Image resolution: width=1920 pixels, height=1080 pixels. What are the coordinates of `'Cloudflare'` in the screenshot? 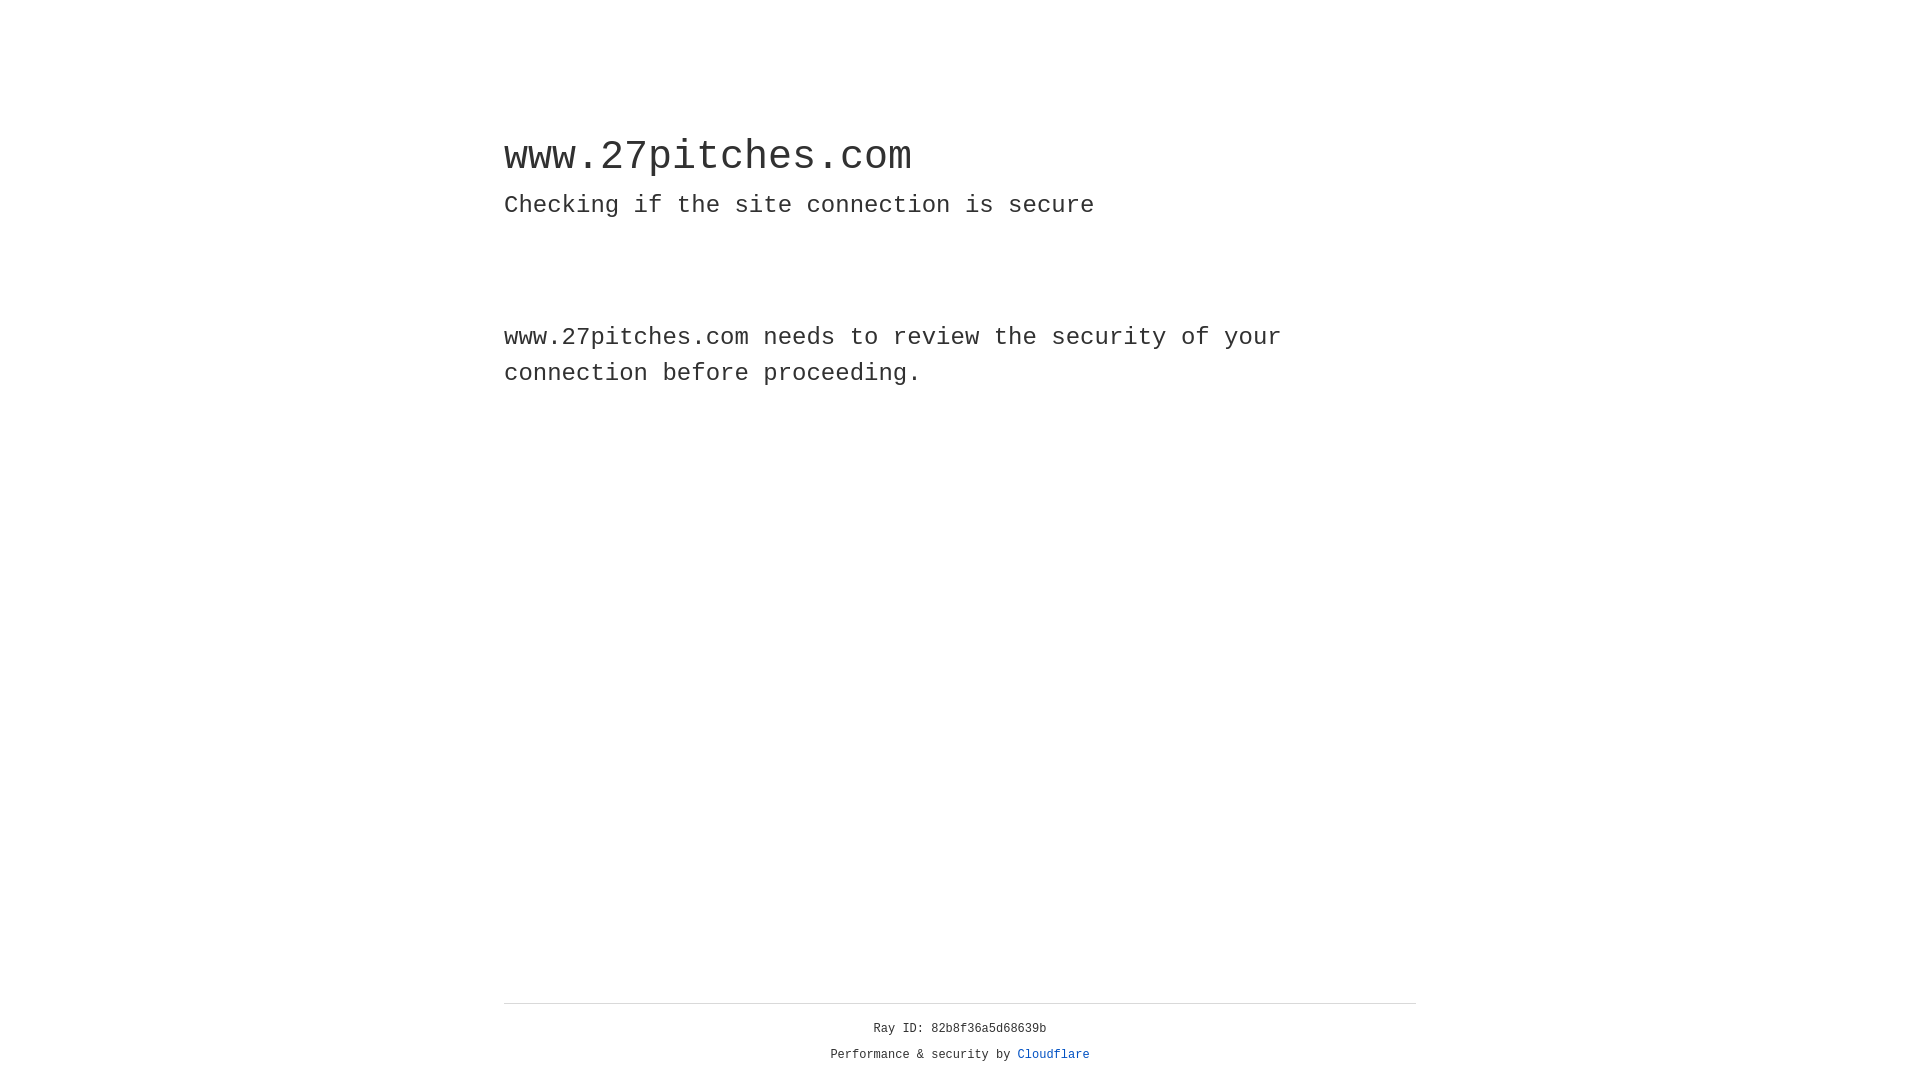 It's located at (1053, 1054).